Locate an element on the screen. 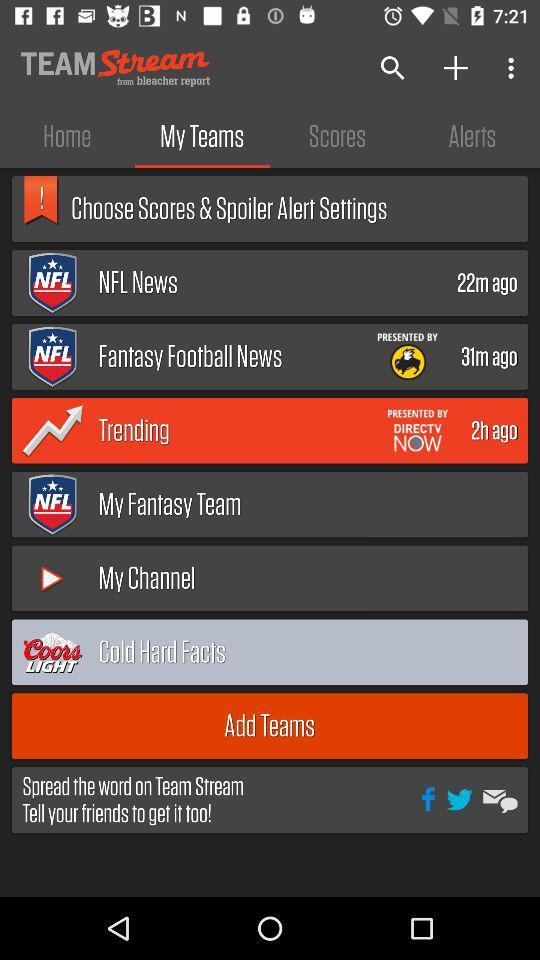 This screenshot has height=960, width=540. empty of box is located at coordinates (473, 651).